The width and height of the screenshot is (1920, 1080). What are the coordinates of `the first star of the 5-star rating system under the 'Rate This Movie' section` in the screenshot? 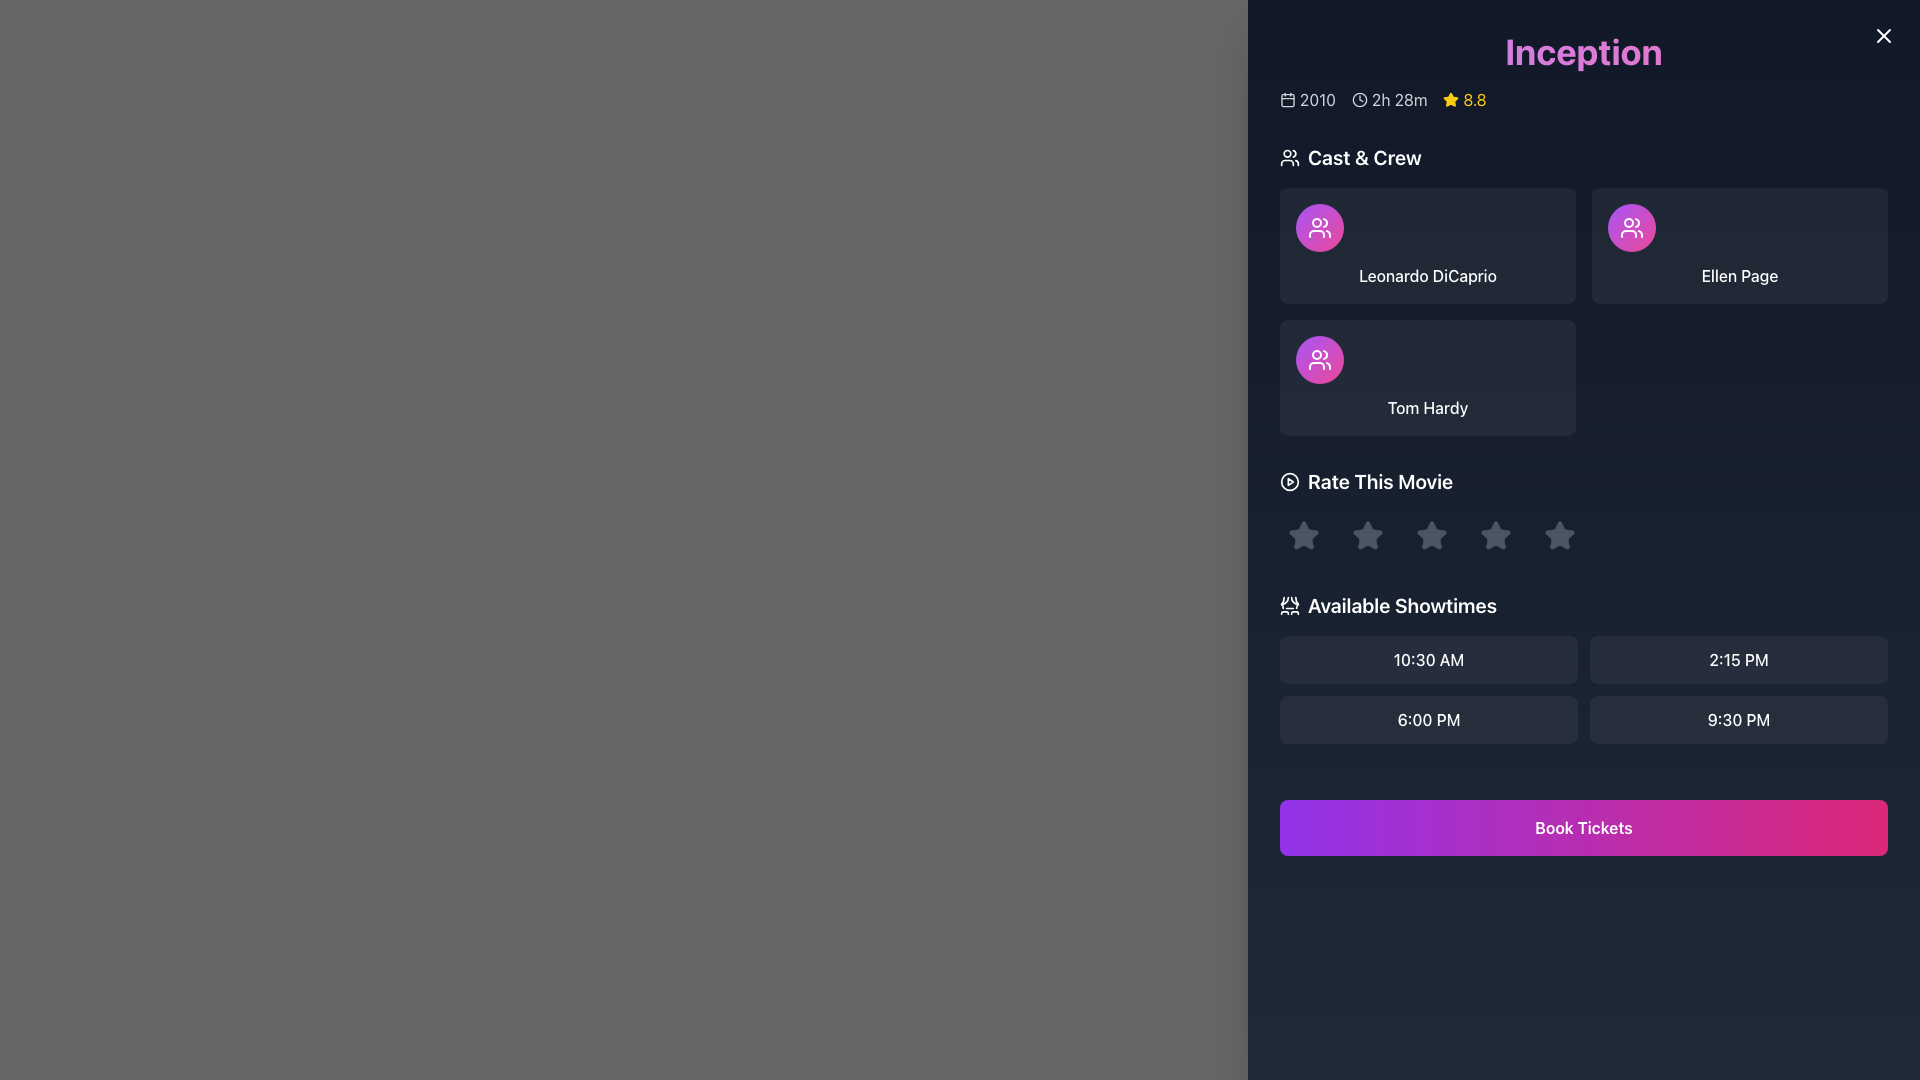 It's located at (1304, 535).